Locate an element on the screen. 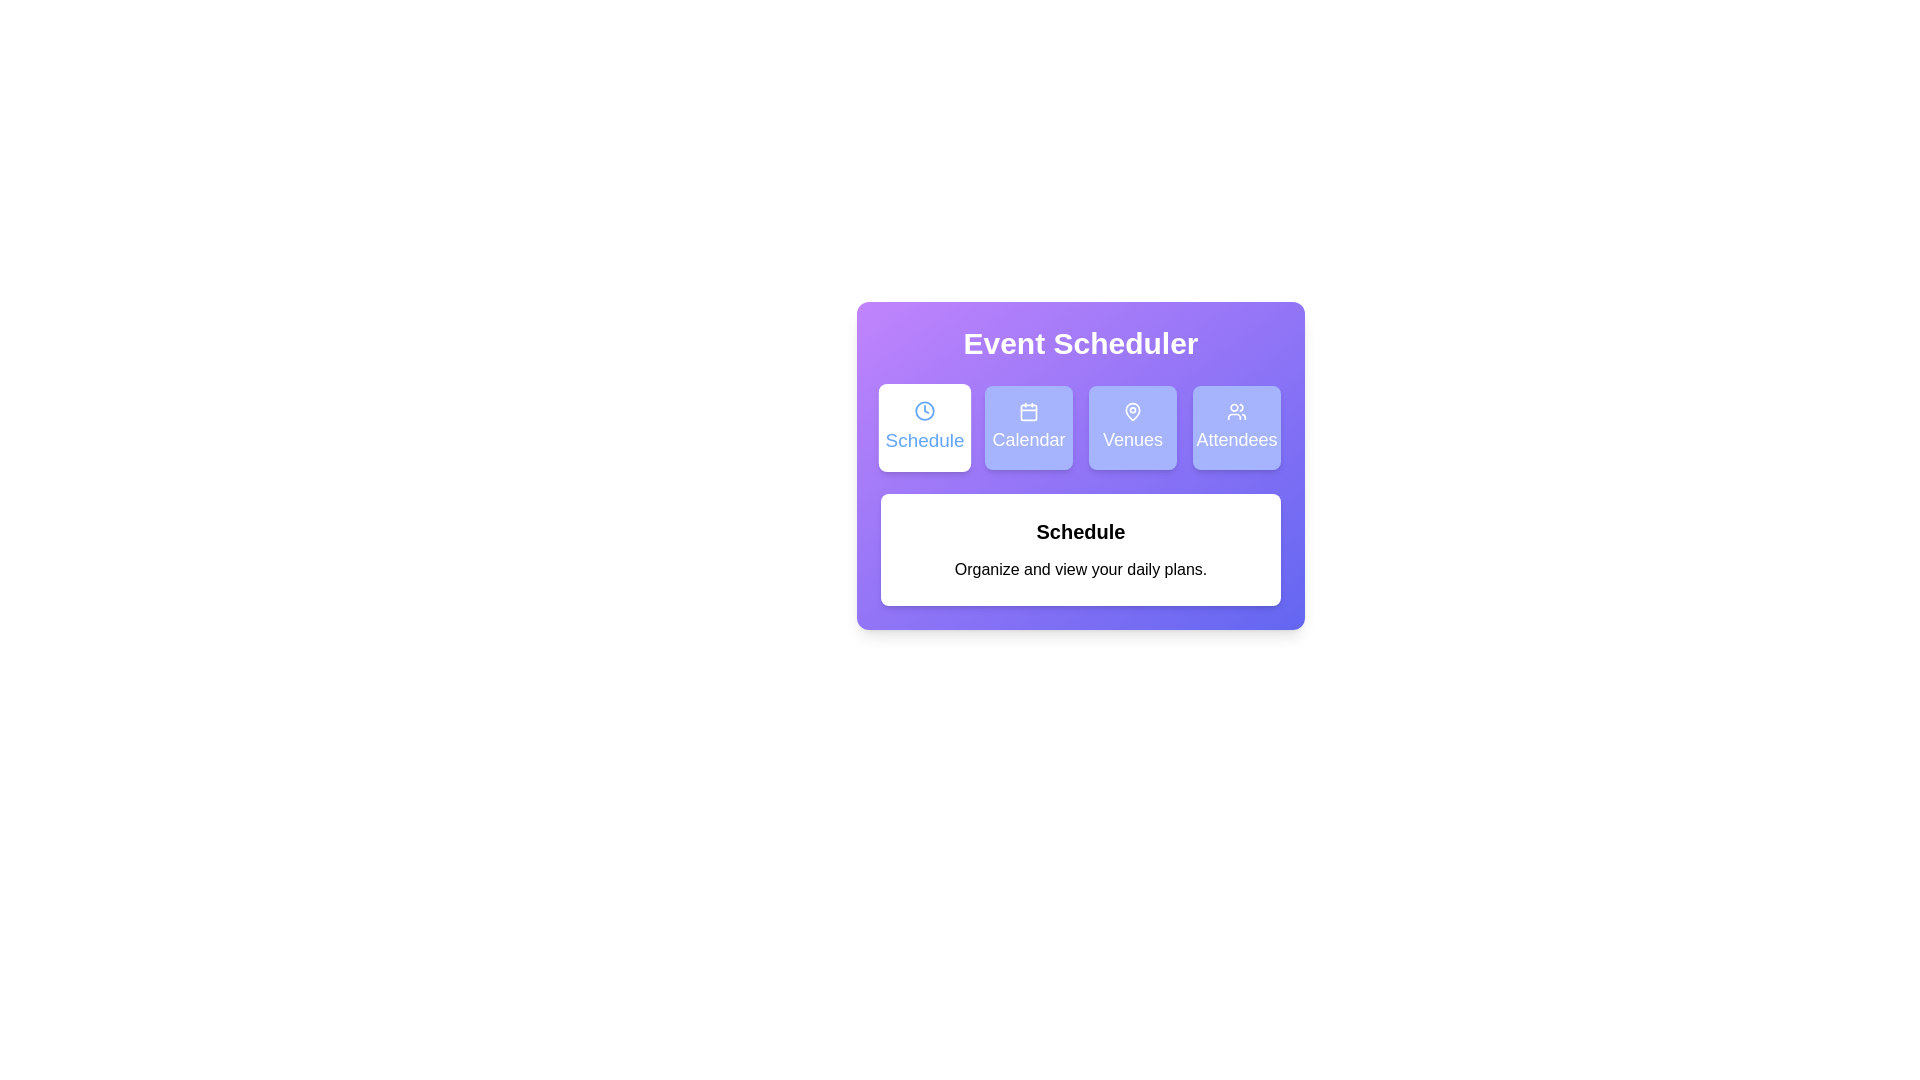 This screenshot has width=1920, height=1080. the Calendar tab by clicking on its corresponding button is located at coordinates (1028, 427).